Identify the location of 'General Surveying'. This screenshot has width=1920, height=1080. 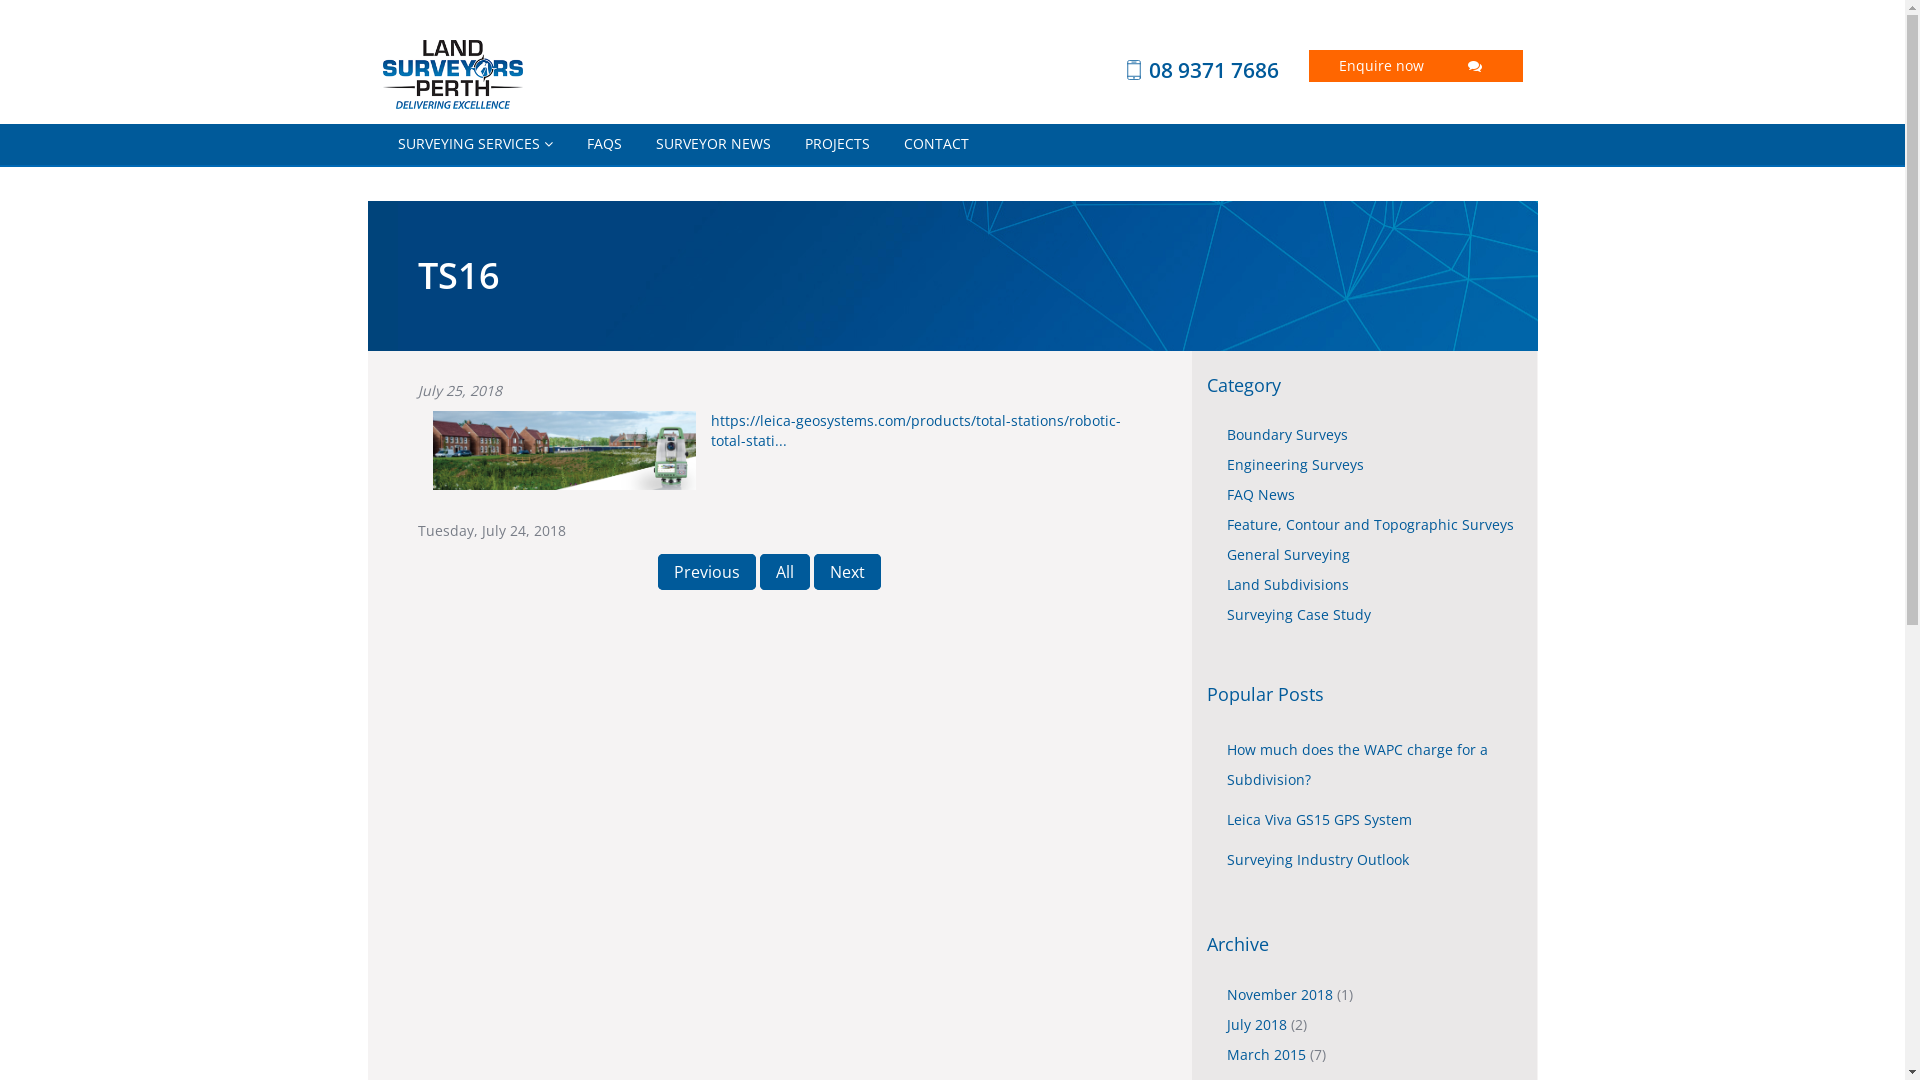
(1288, 554).